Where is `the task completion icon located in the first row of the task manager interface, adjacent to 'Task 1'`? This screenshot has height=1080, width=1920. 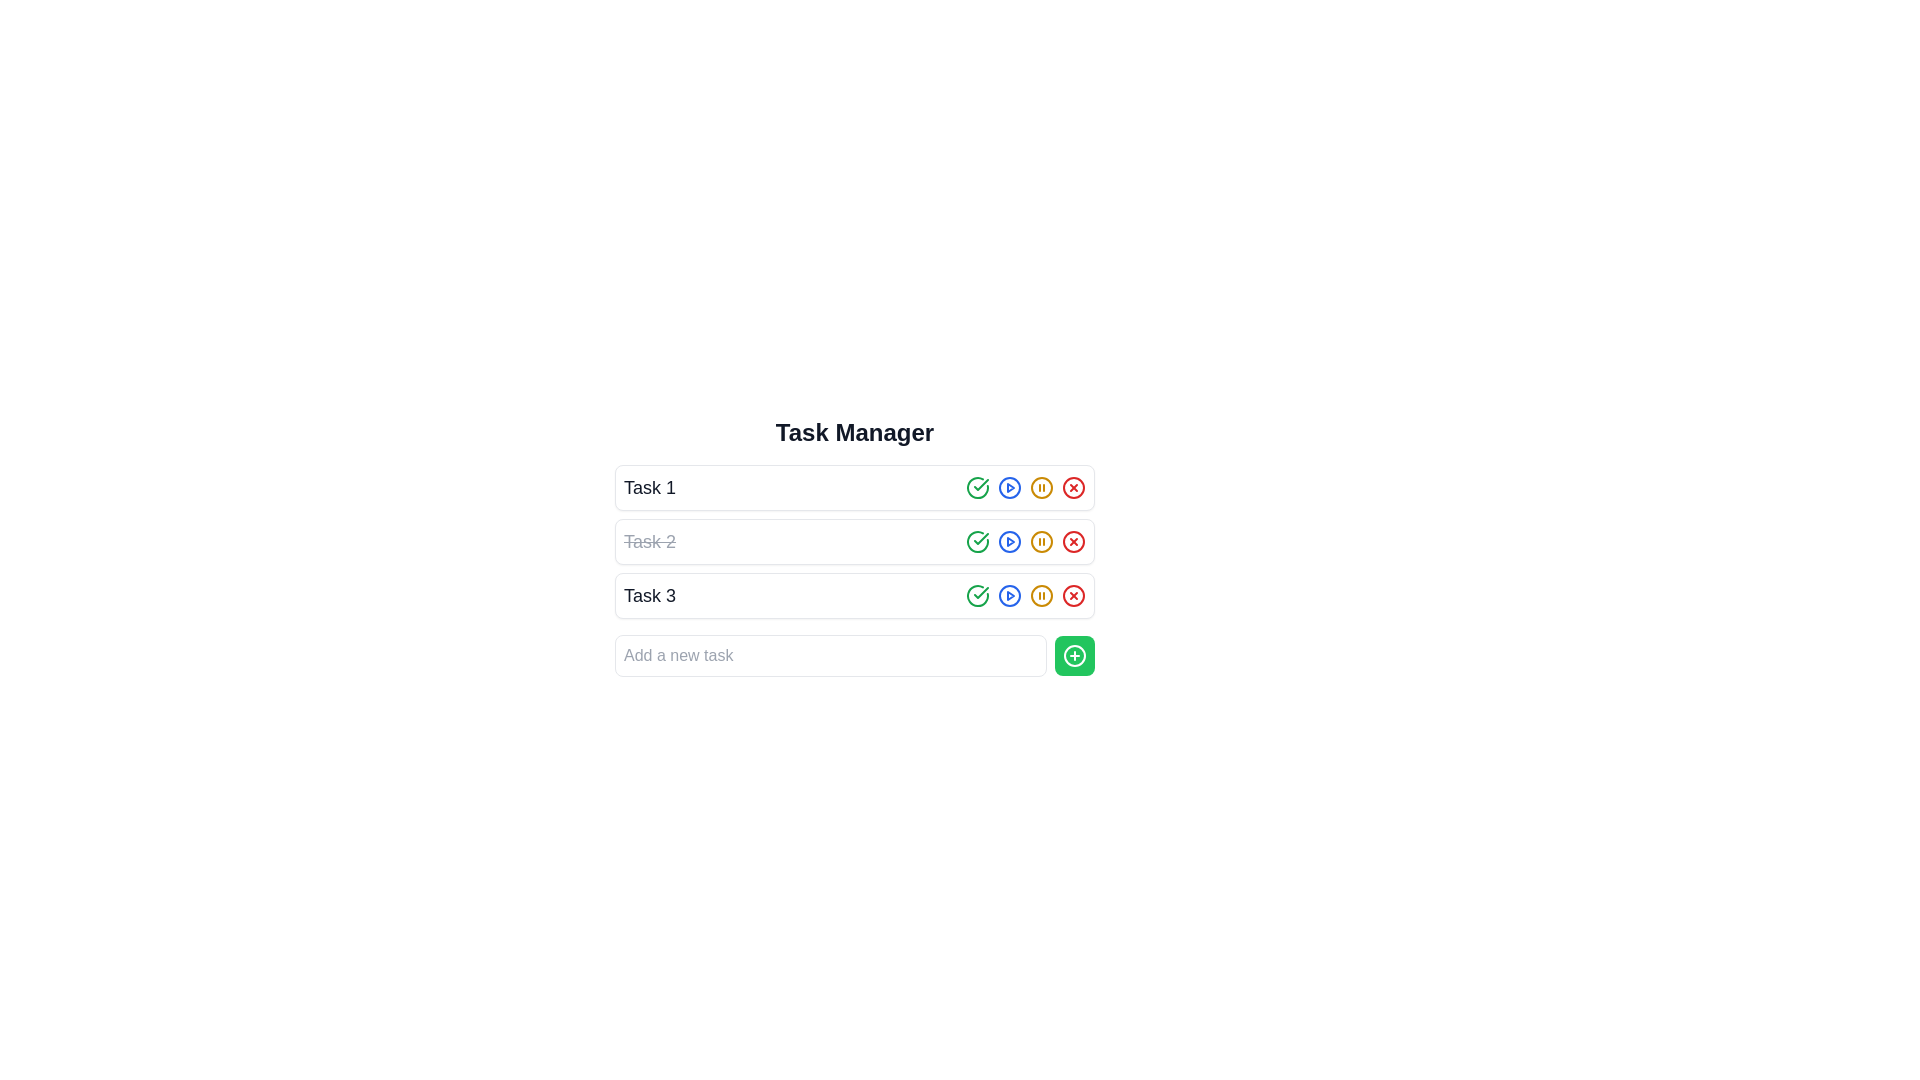 the task completion icon located in the first row of the task manager interface, adjacent to 'Task 1' is located at coordinates (981, 538).